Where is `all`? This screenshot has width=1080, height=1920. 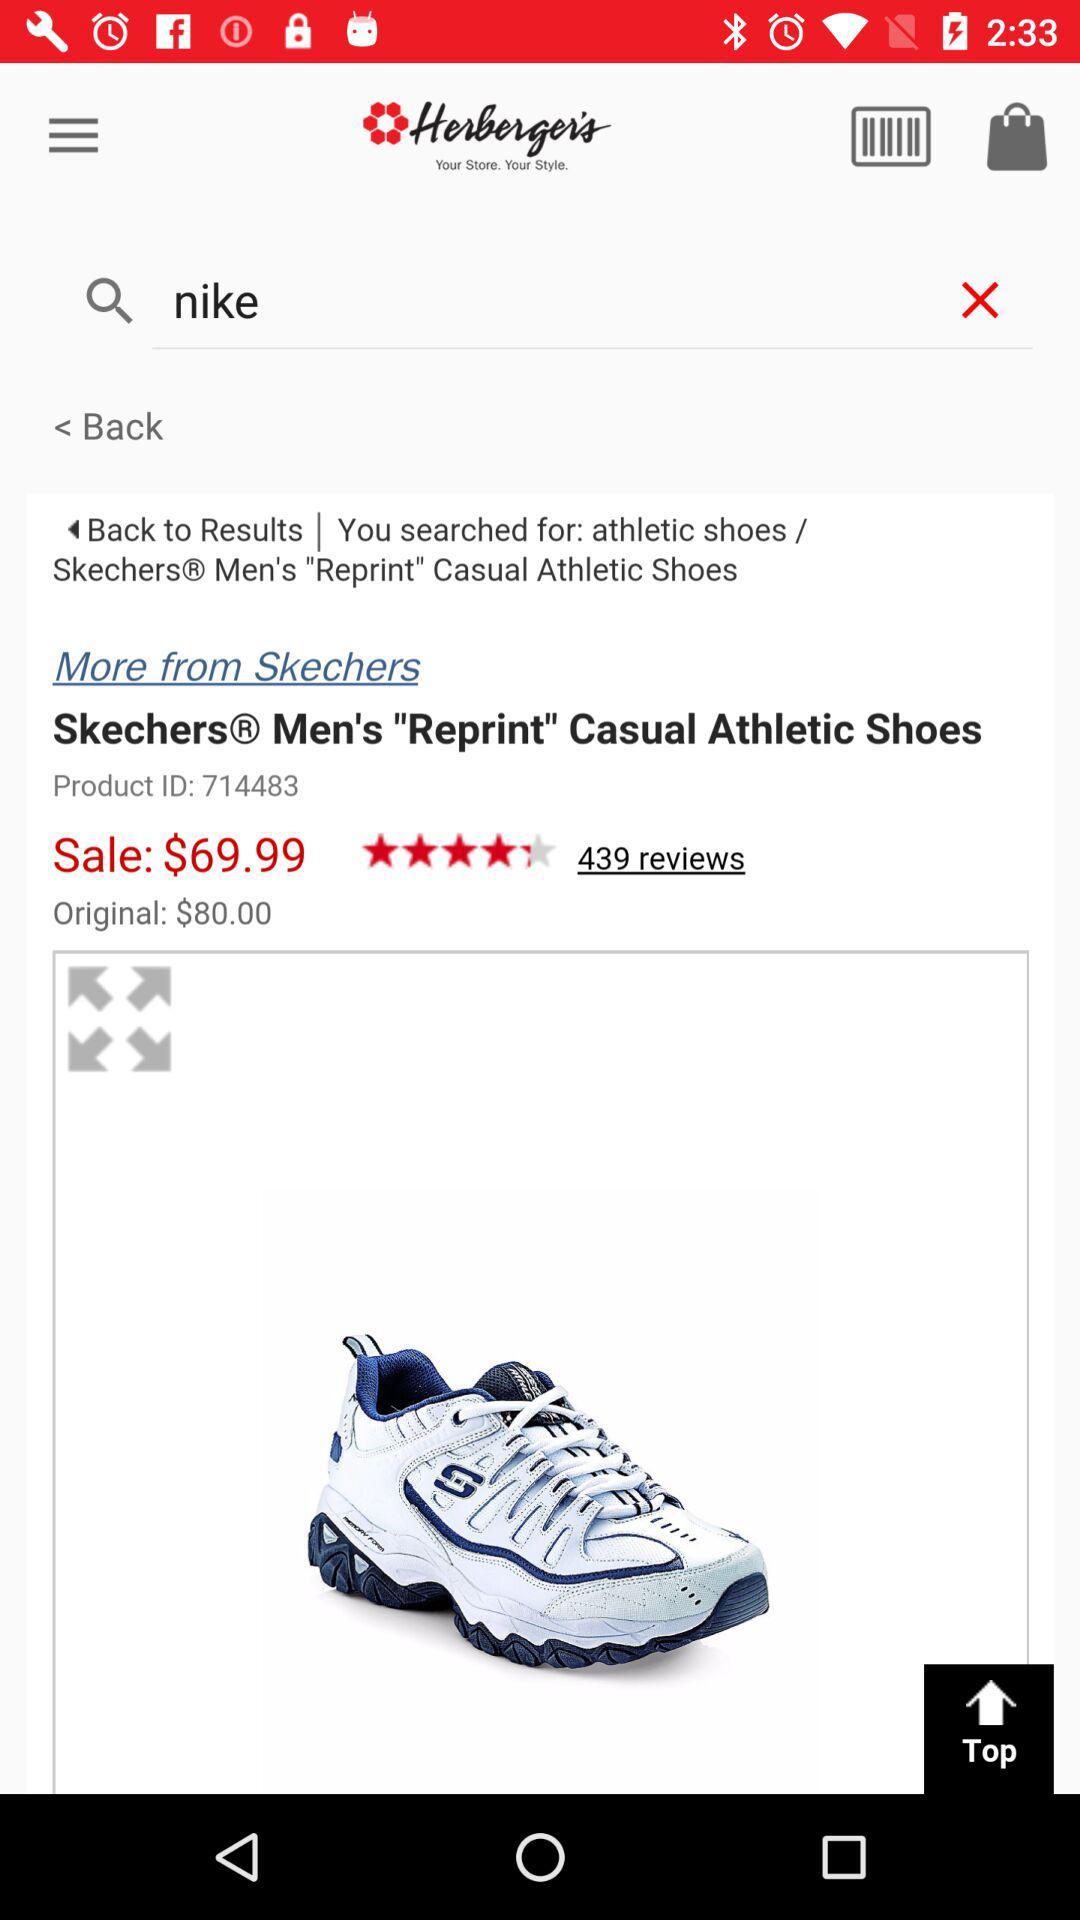
all is located at coordinates (890, 135).